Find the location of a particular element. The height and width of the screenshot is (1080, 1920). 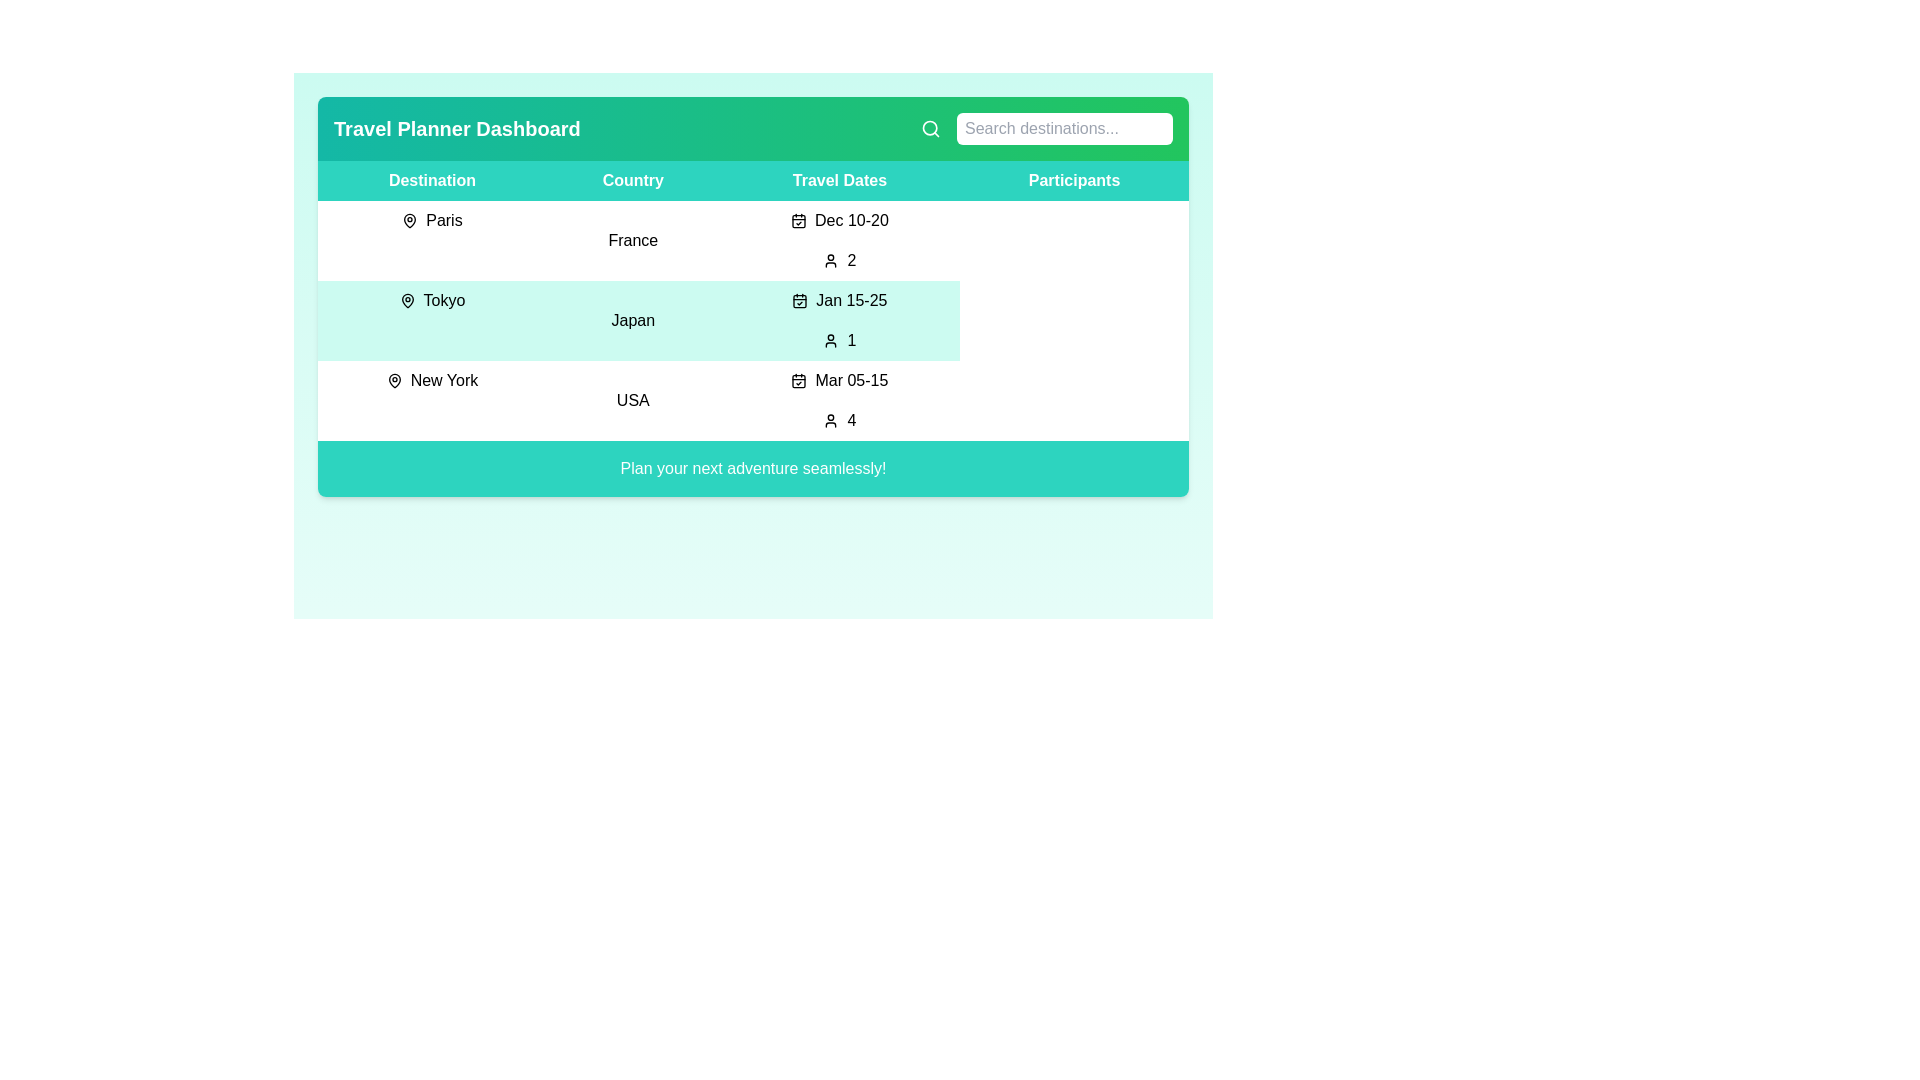

the text label displaying 'France' located in the 'Country' column for the 'Paris' destination is located at coordinates (632, 239).